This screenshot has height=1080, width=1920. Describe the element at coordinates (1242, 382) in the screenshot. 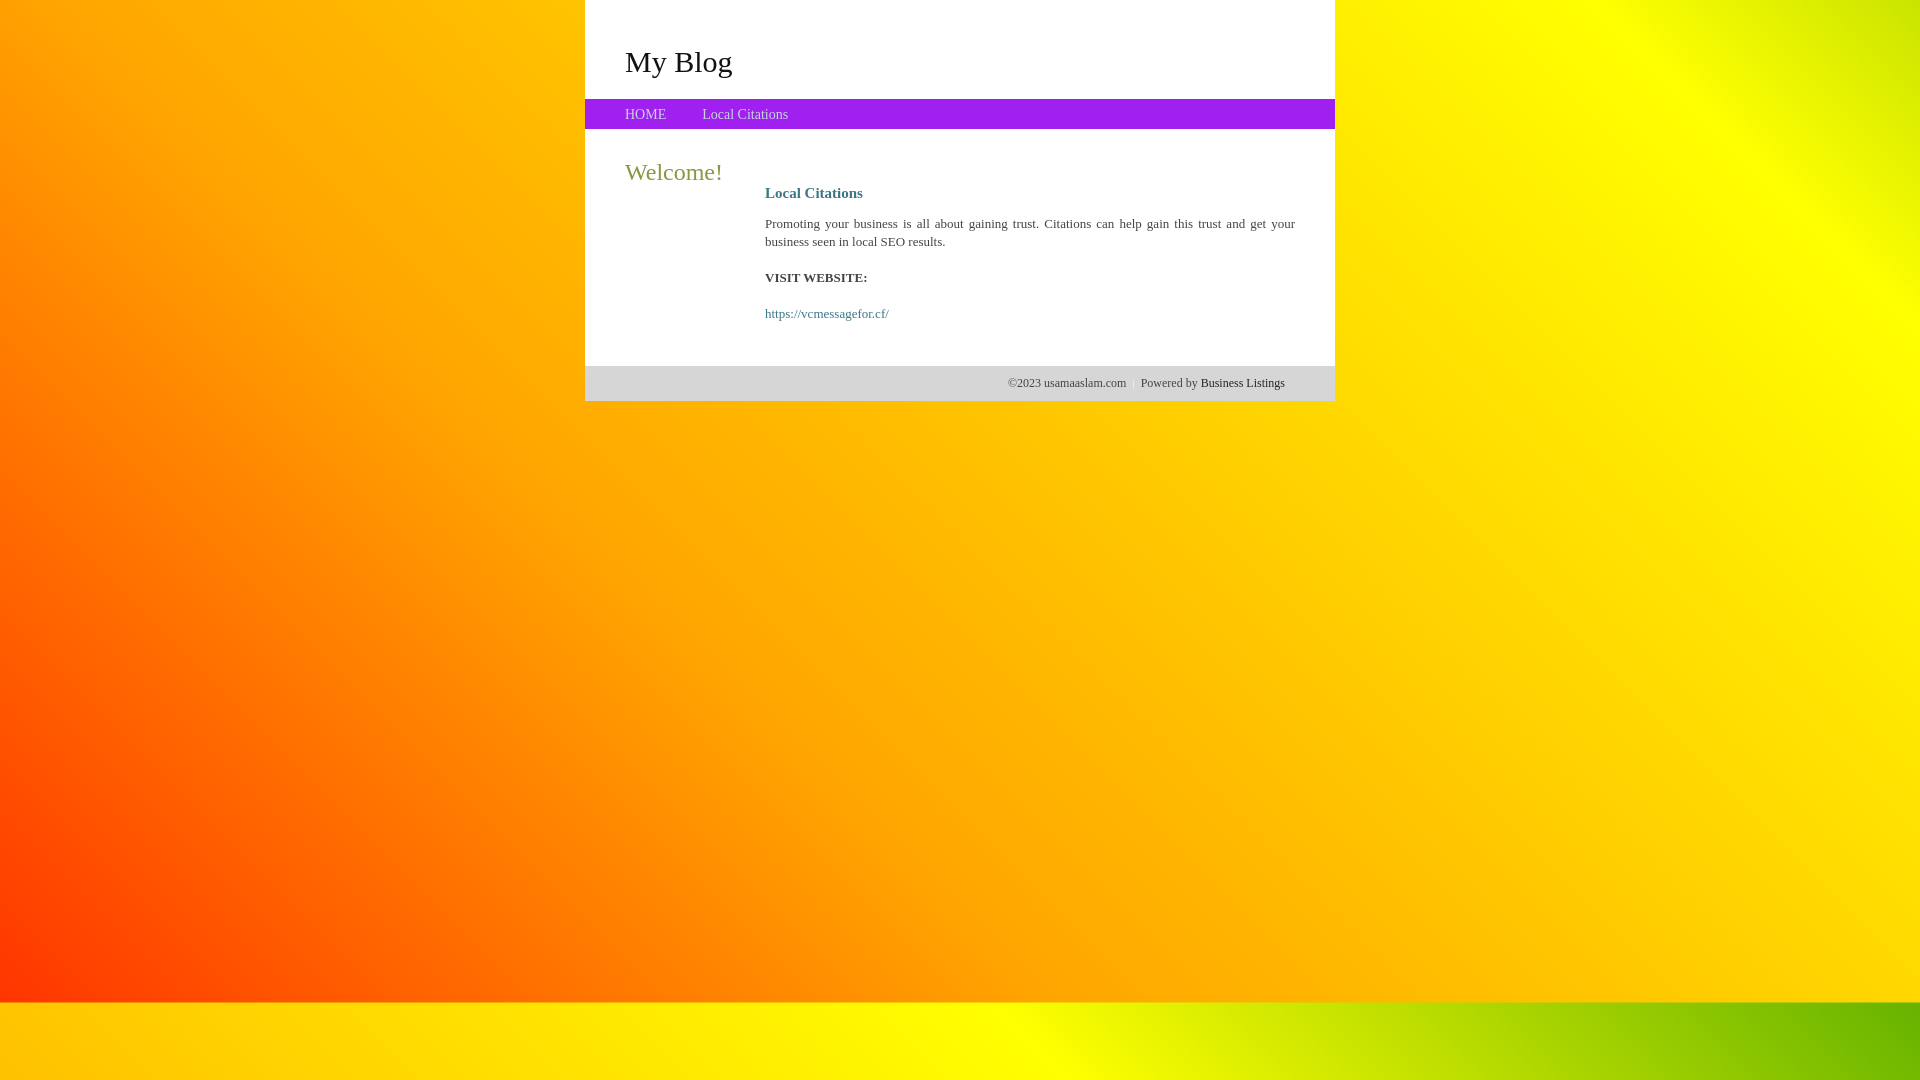

I see `'Business Listings'` at that location.